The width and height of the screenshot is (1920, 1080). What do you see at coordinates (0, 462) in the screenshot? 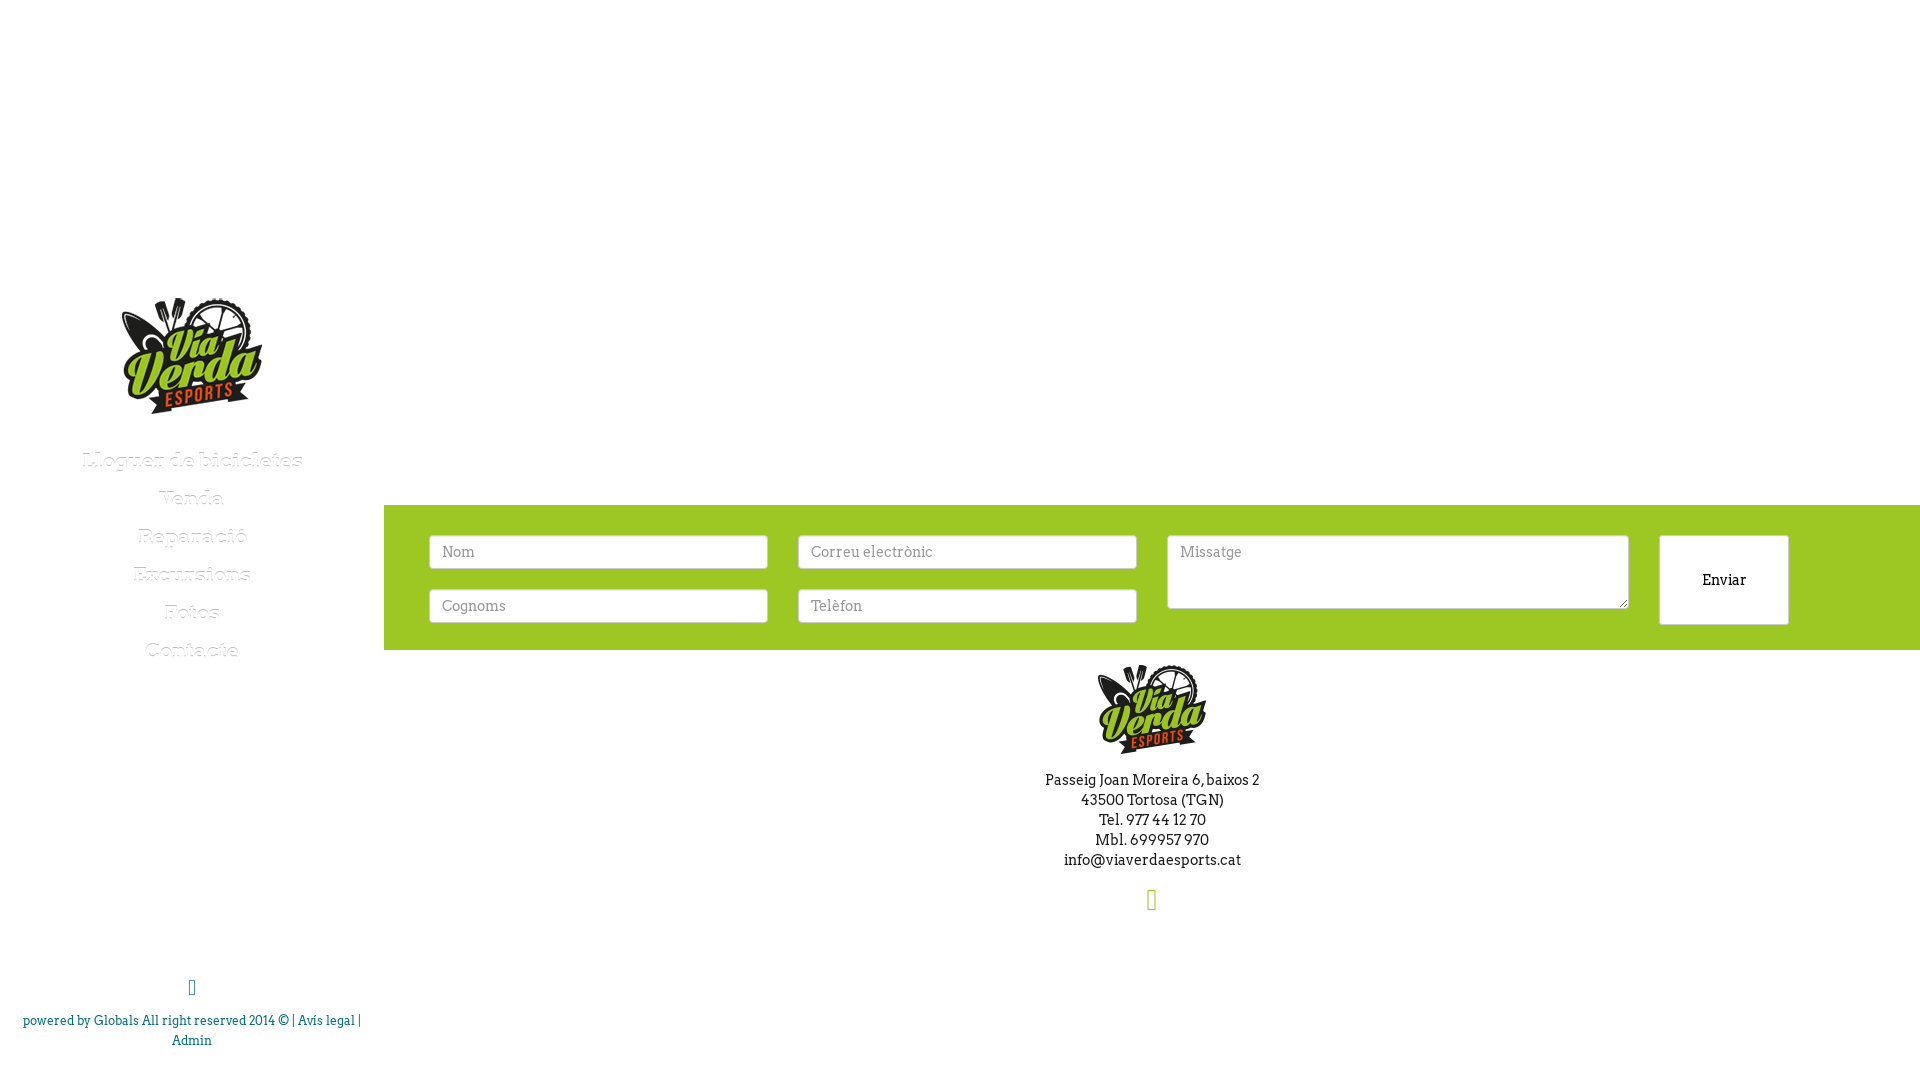
I see `'Lloguer de bicicletes'` at bounding box center [0, 462].